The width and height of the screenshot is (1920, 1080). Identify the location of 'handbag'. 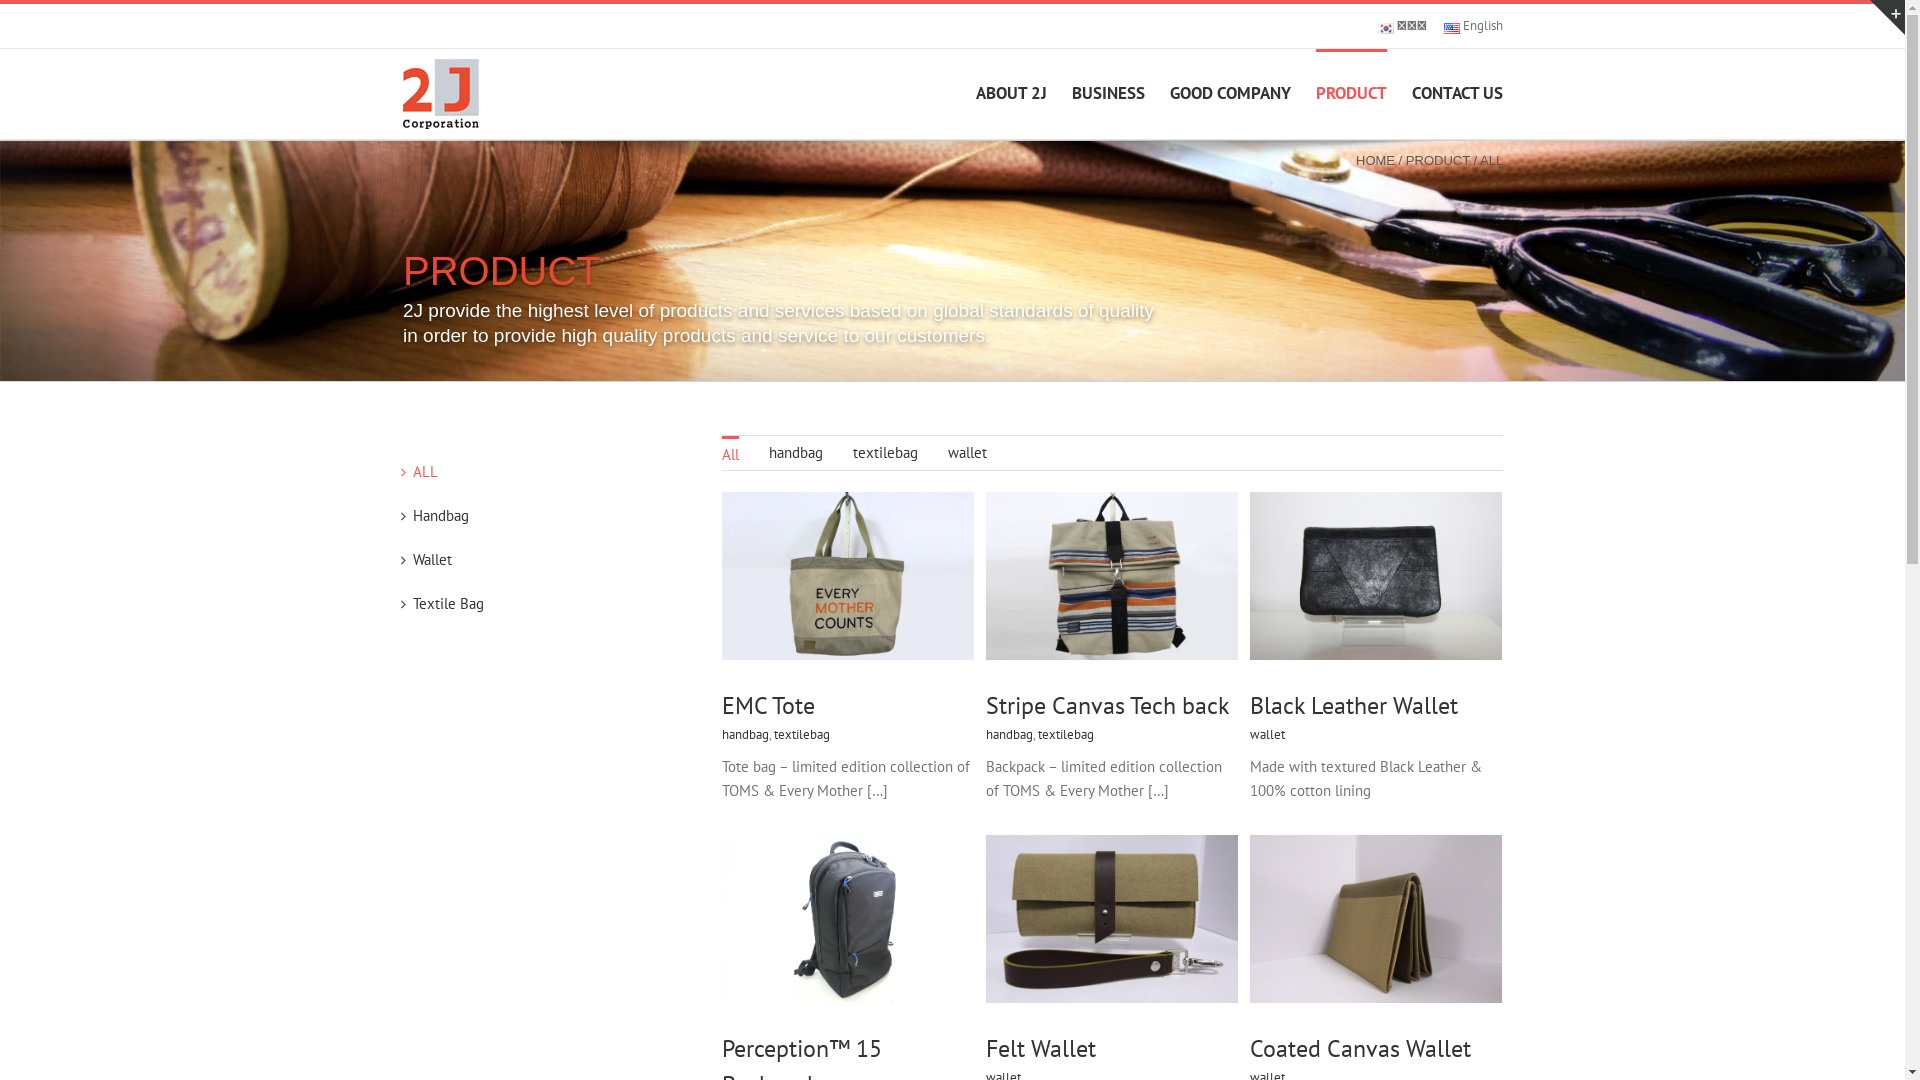
(794, 452).